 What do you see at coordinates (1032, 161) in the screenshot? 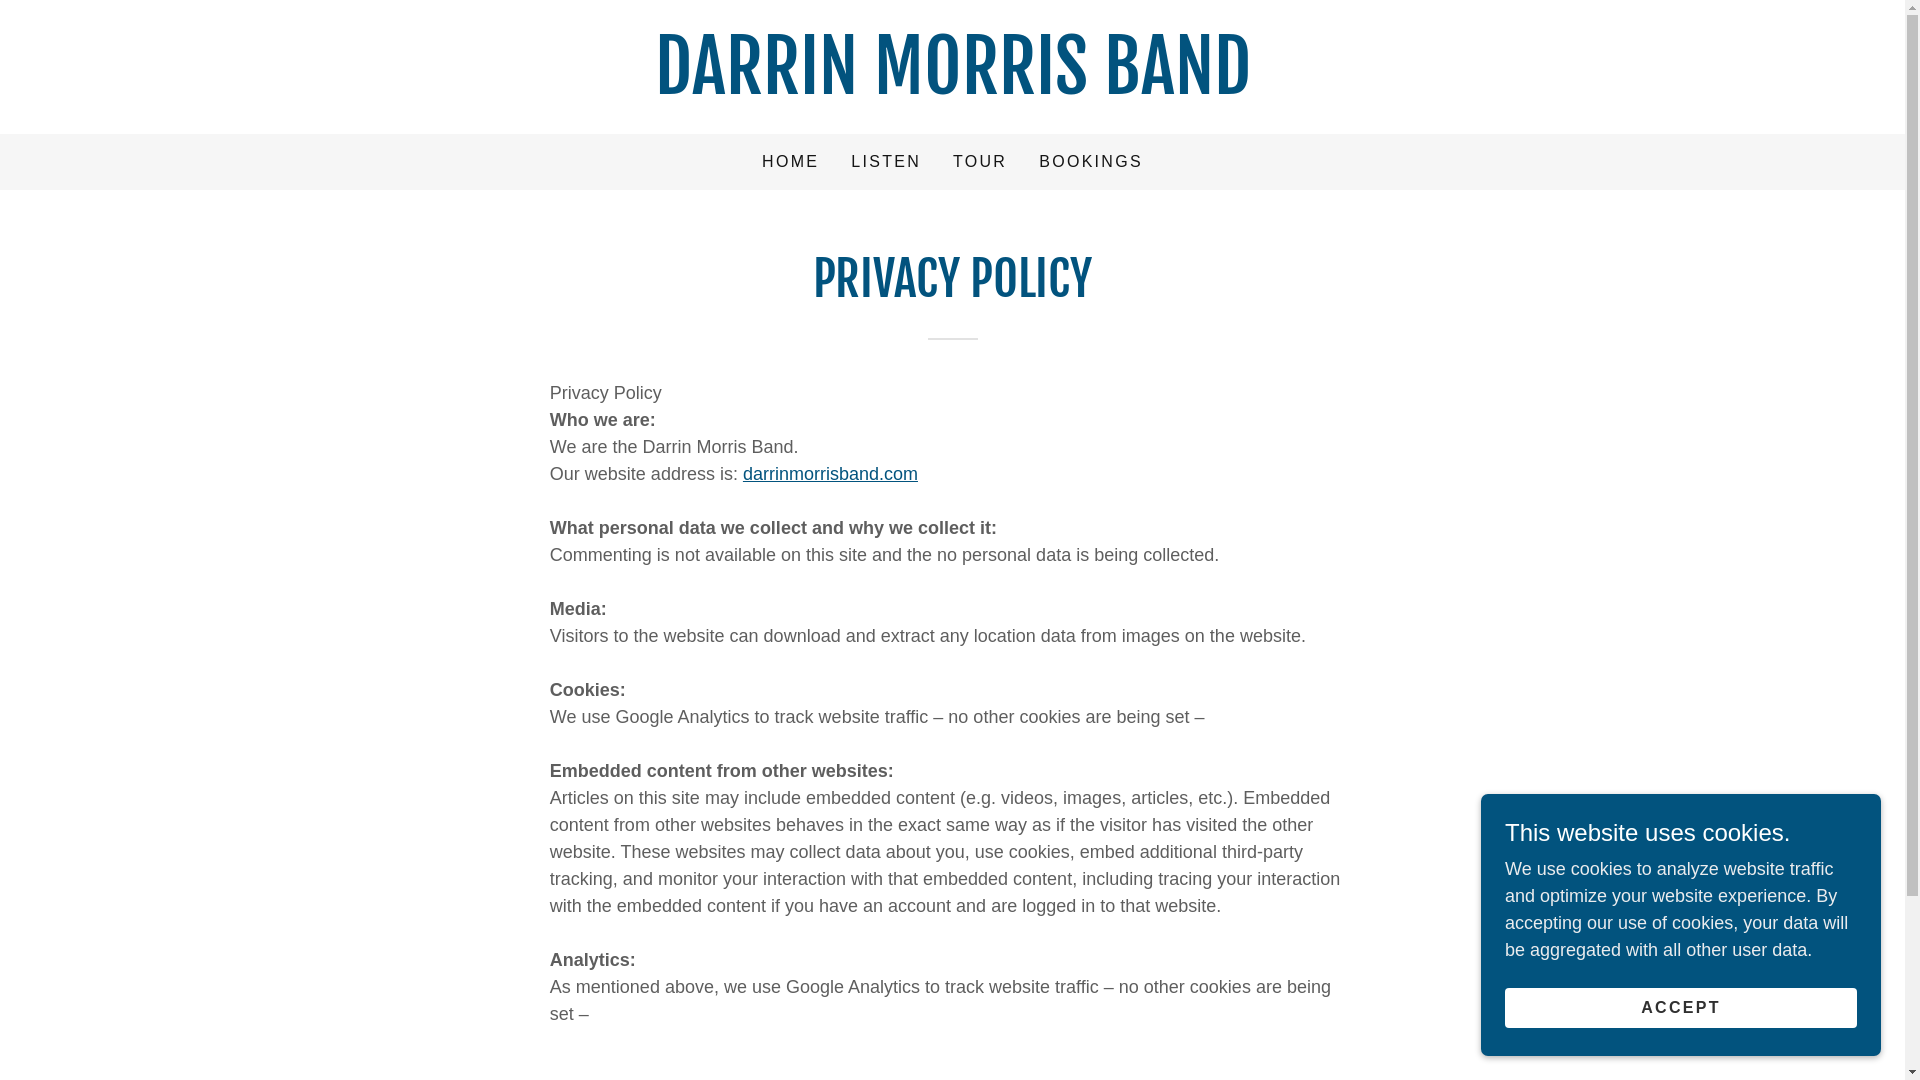
I see `'BOOKINGS'` at bounding box center [1032, 161].